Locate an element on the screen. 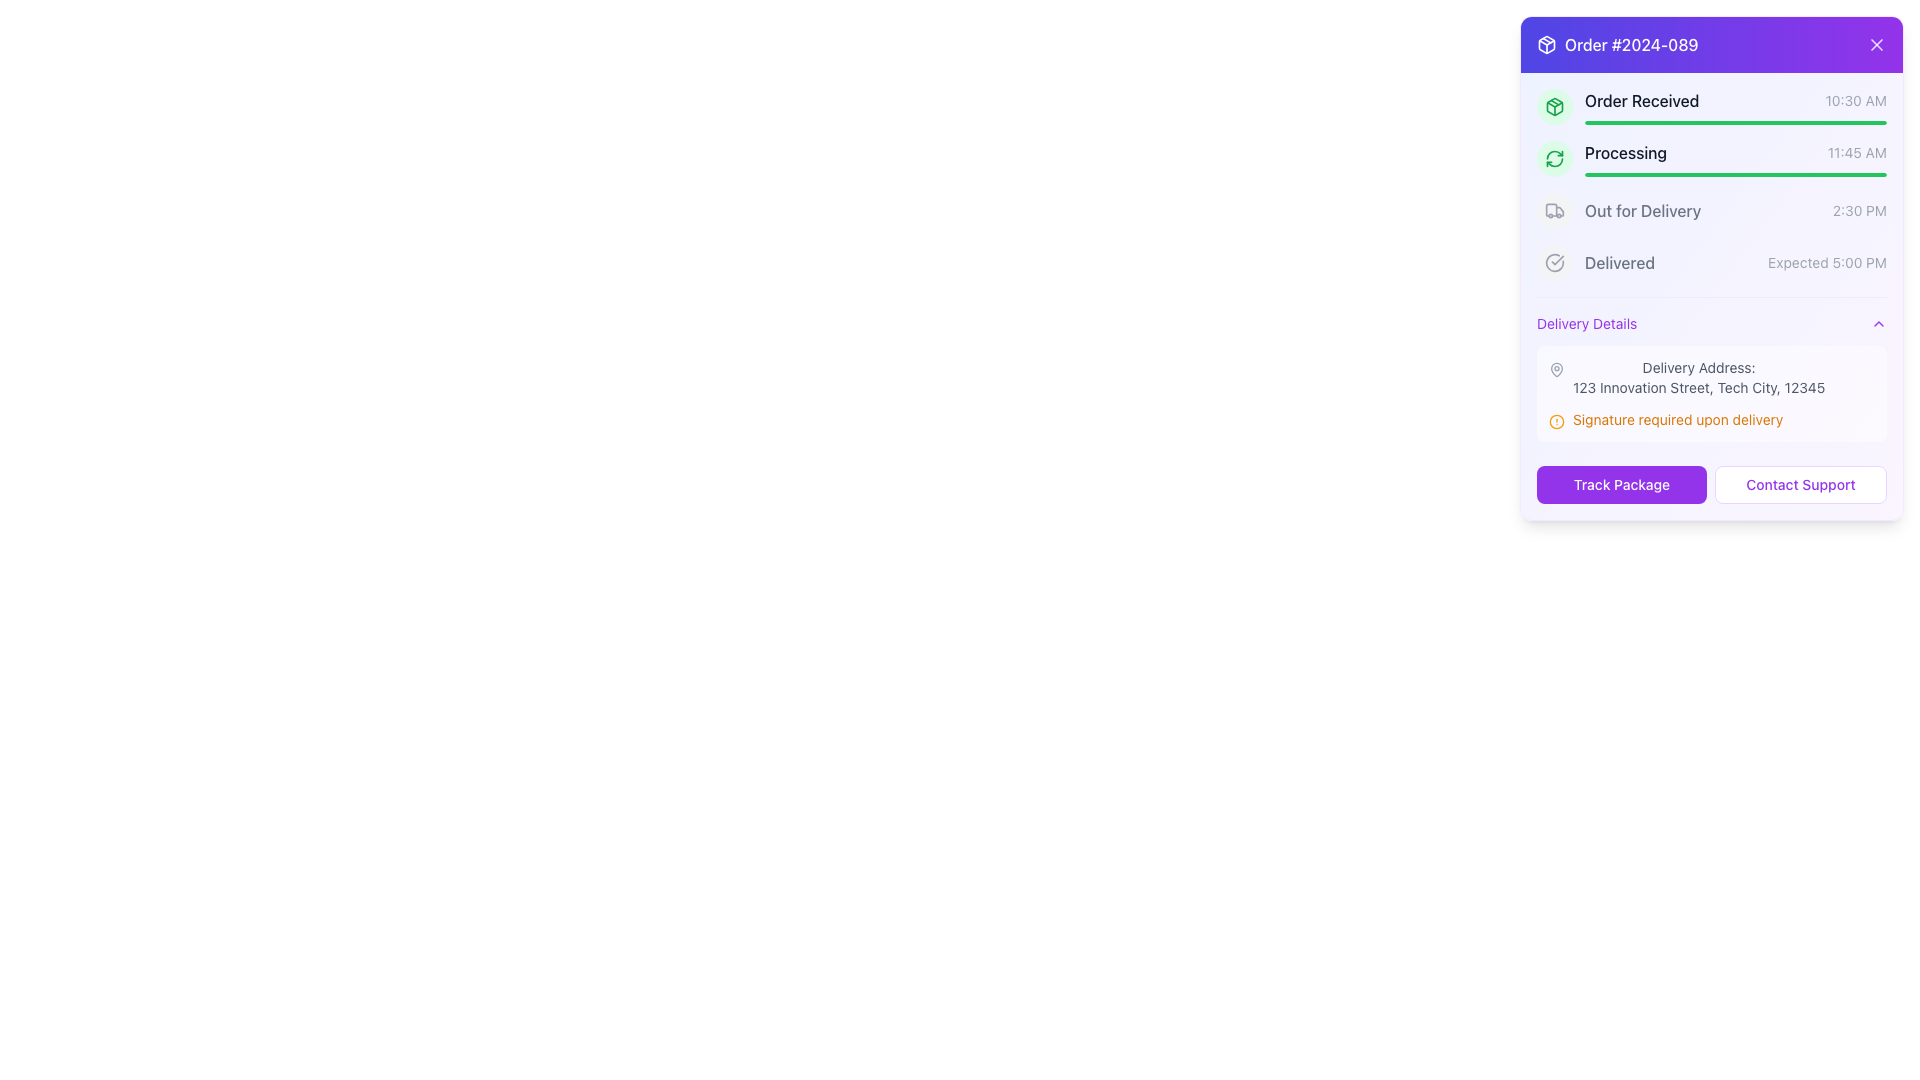 This screenshot has height=1080, width=1920. delivery address information displayed in the Text display located in the 'Delivery Details' section, which is positioned below the map pin icon and above the warning icon regarding signature requirements is located at coordinates (1698, 378).